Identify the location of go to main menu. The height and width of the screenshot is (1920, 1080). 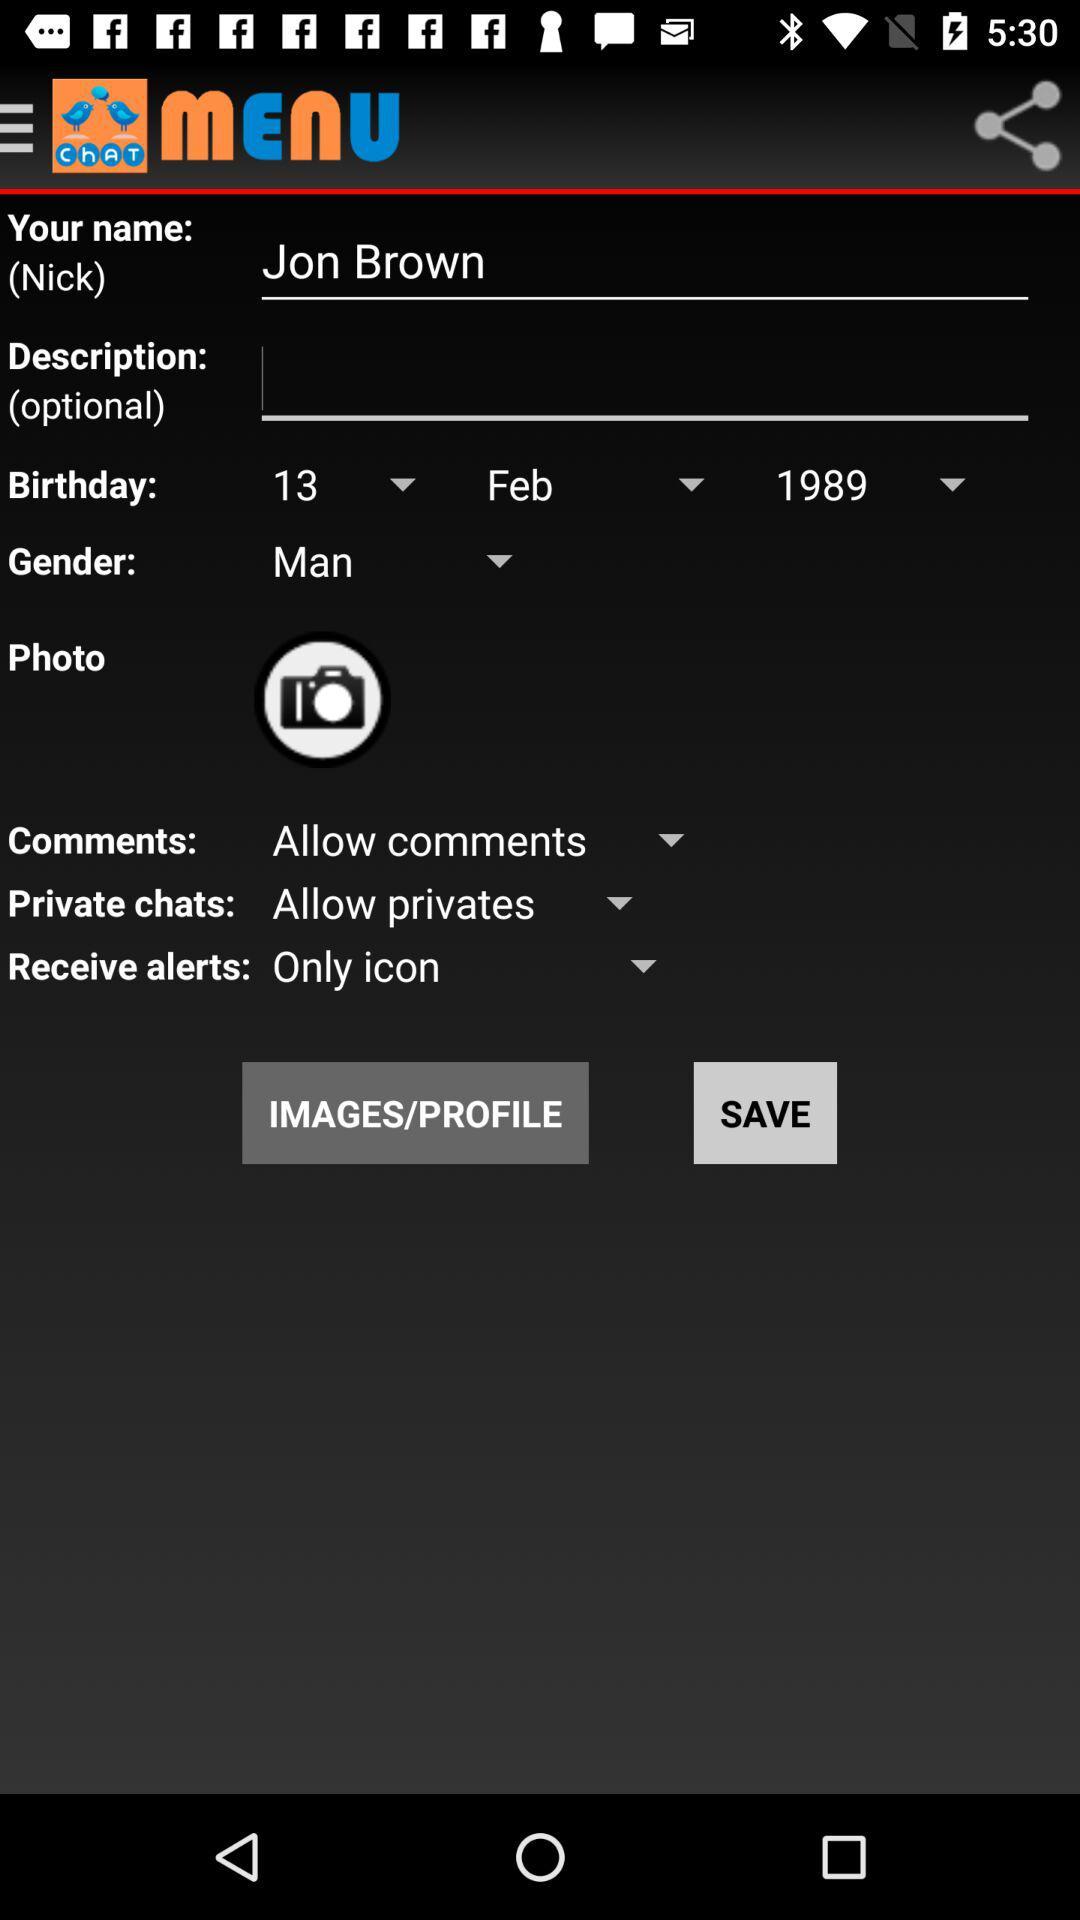
(235, 124).